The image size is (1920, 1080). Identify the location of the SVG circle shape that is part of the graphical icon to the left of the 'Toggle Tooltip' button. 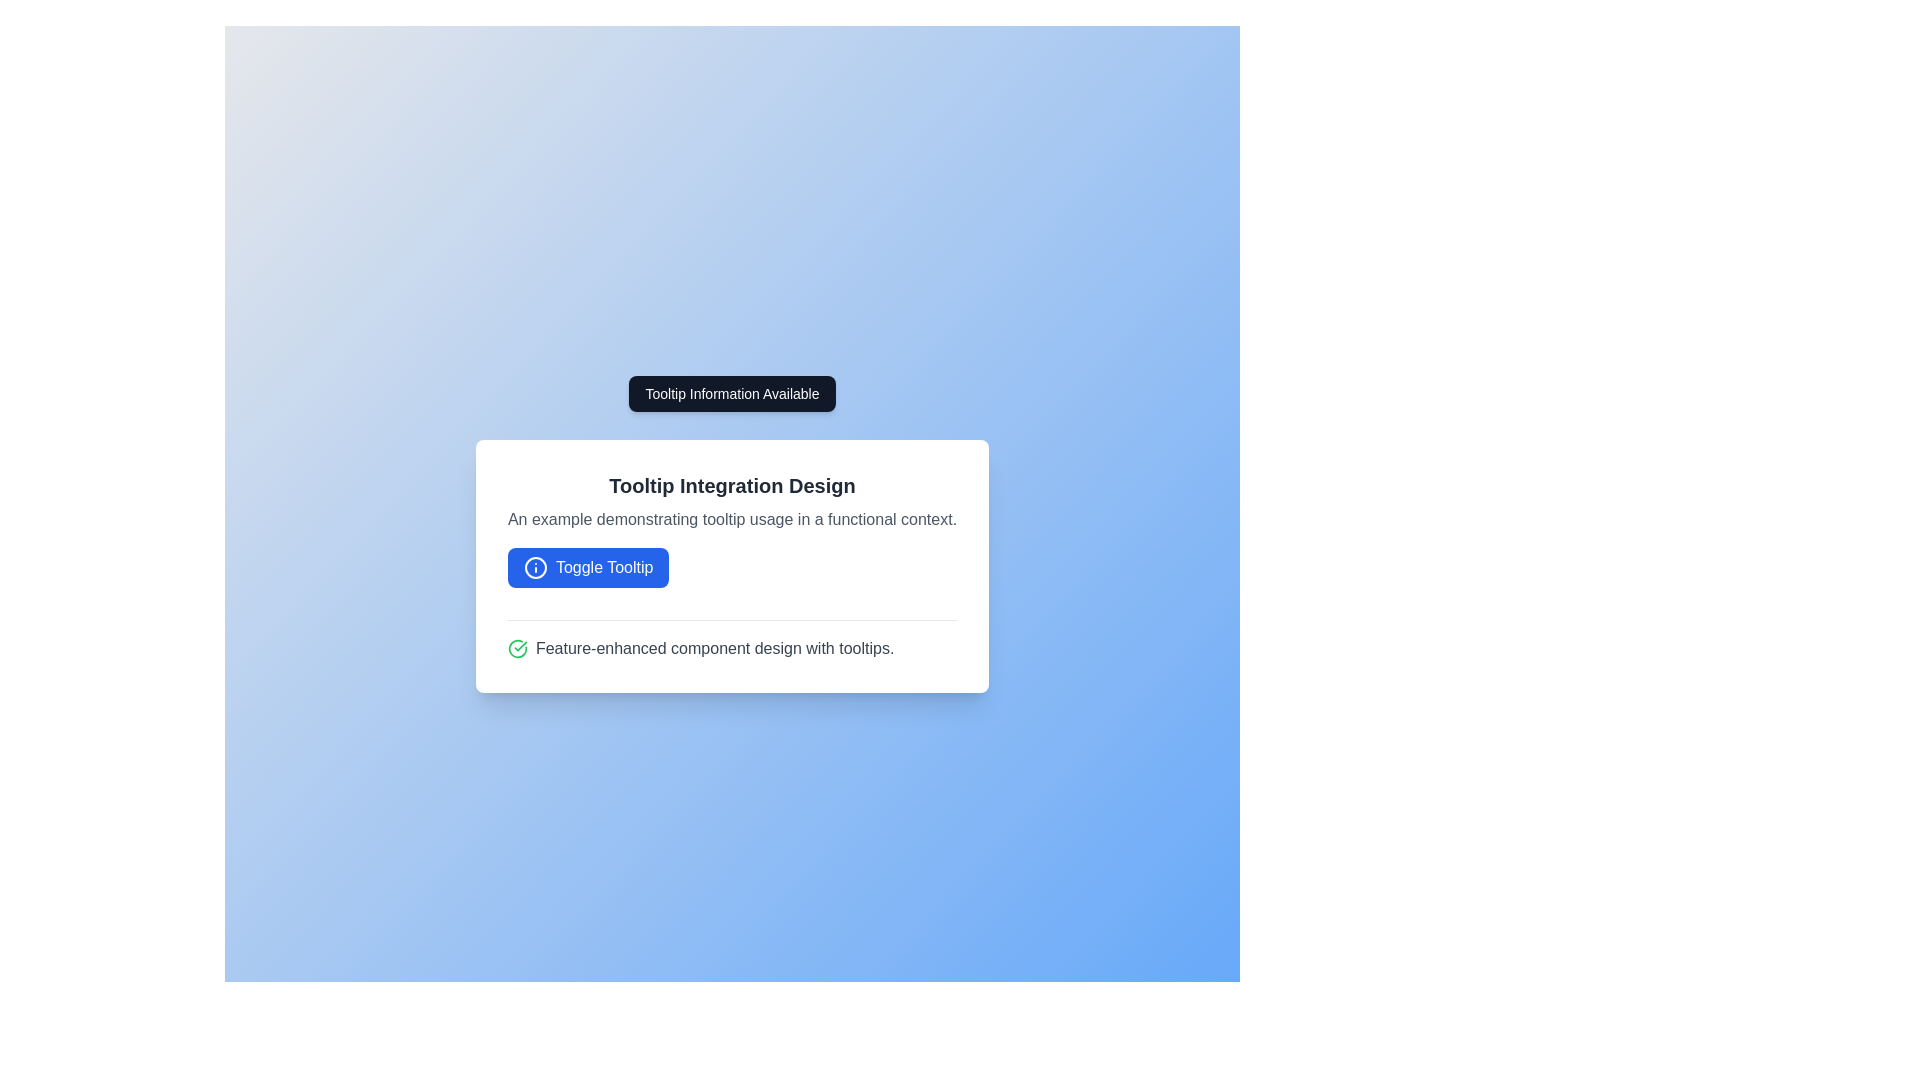
(535, 567).